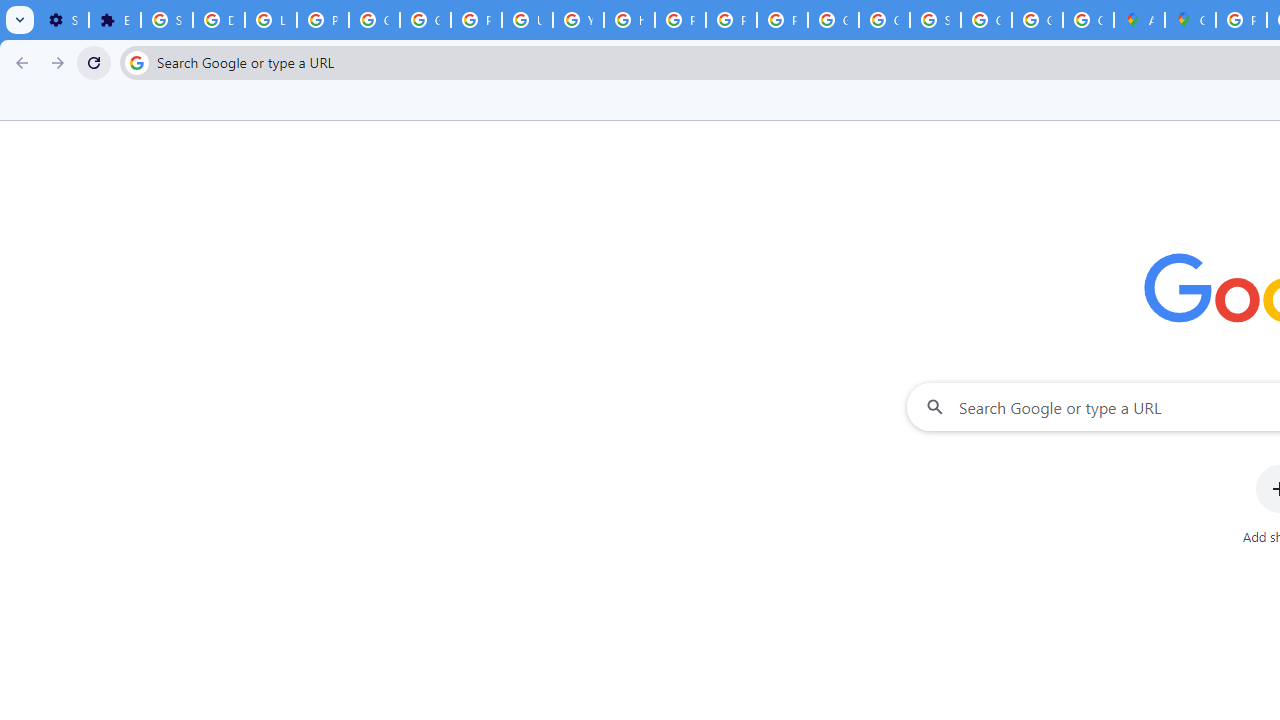 The image size is (1280, 720). I want to click on 'Privacy Help Center - Policies Help', so click(680, 20).